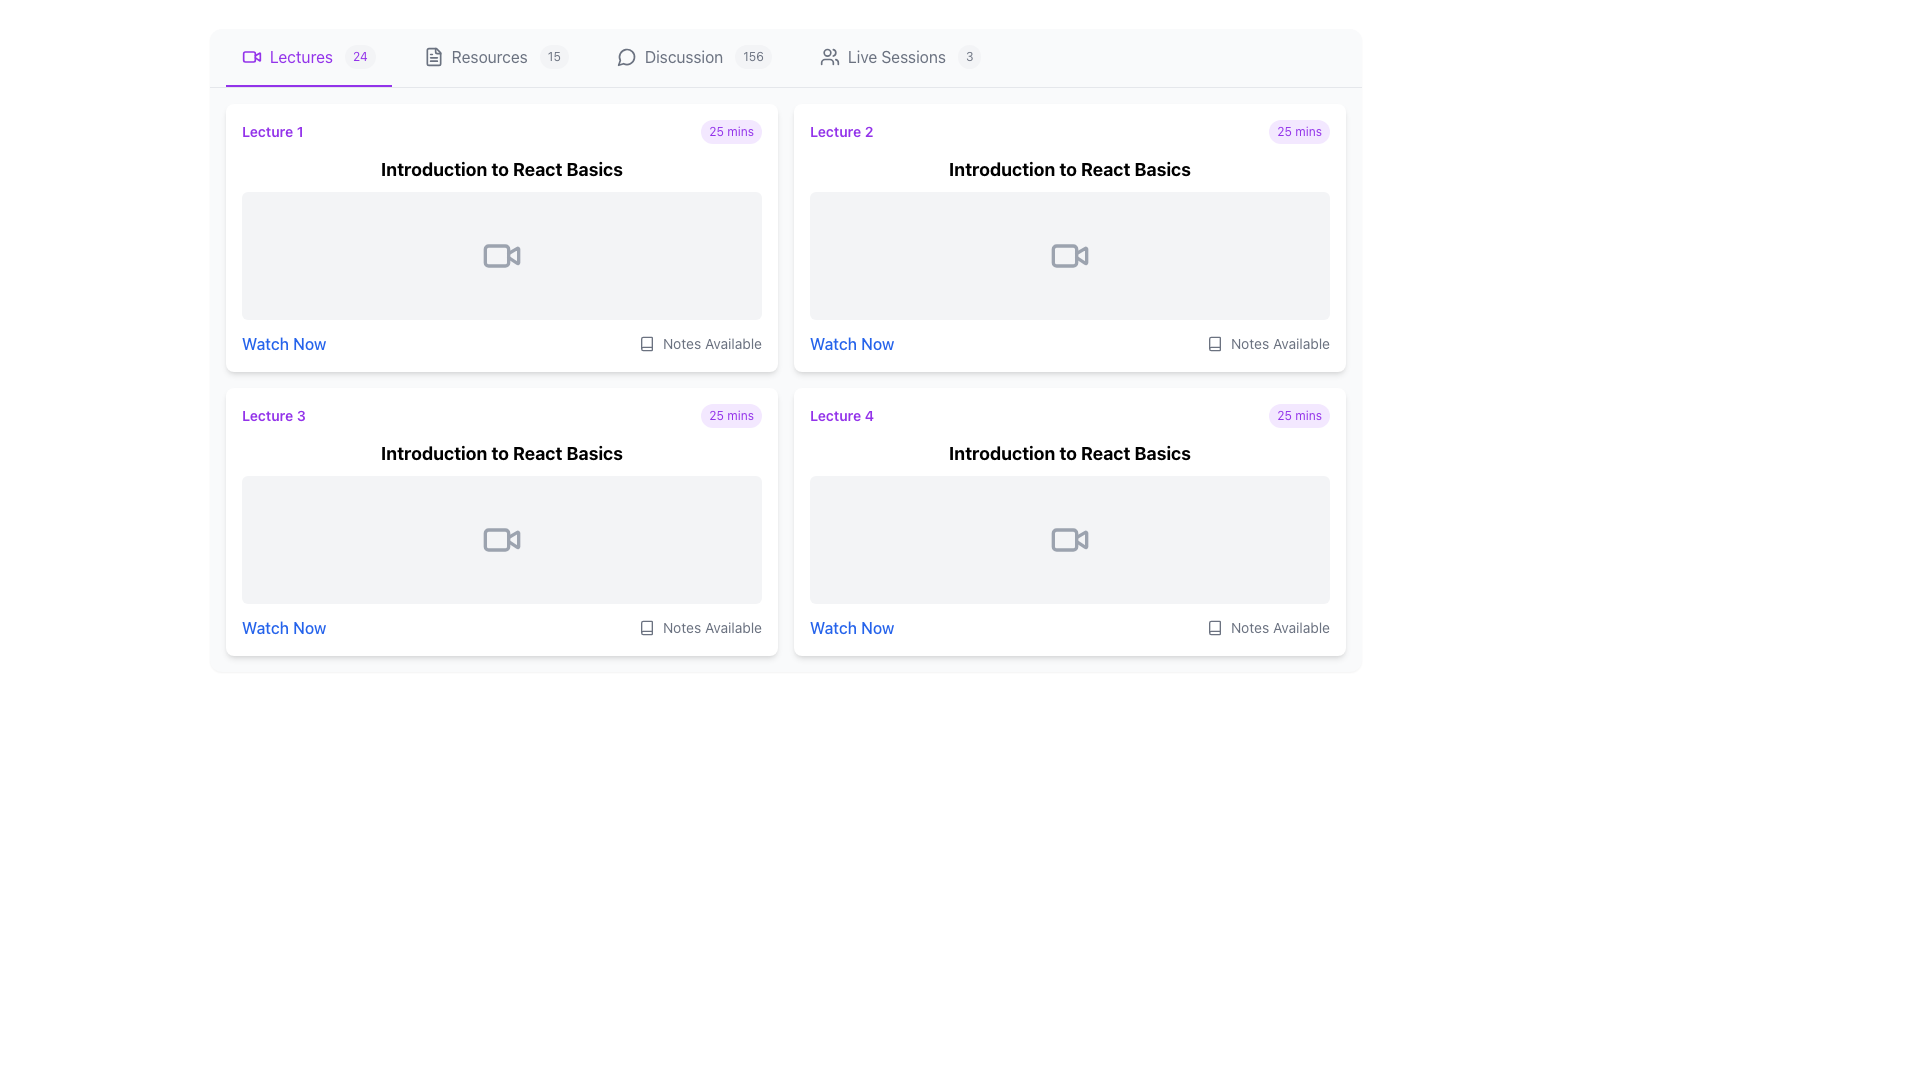  What do you see at coordinates (1069, 540) in the screenshot?
I see `the SVG icon representing the availability of video playback for 'Lecture 4', located in the center of the lecture card above the 'Watch Now' button` at bounding box center [1069, 540].